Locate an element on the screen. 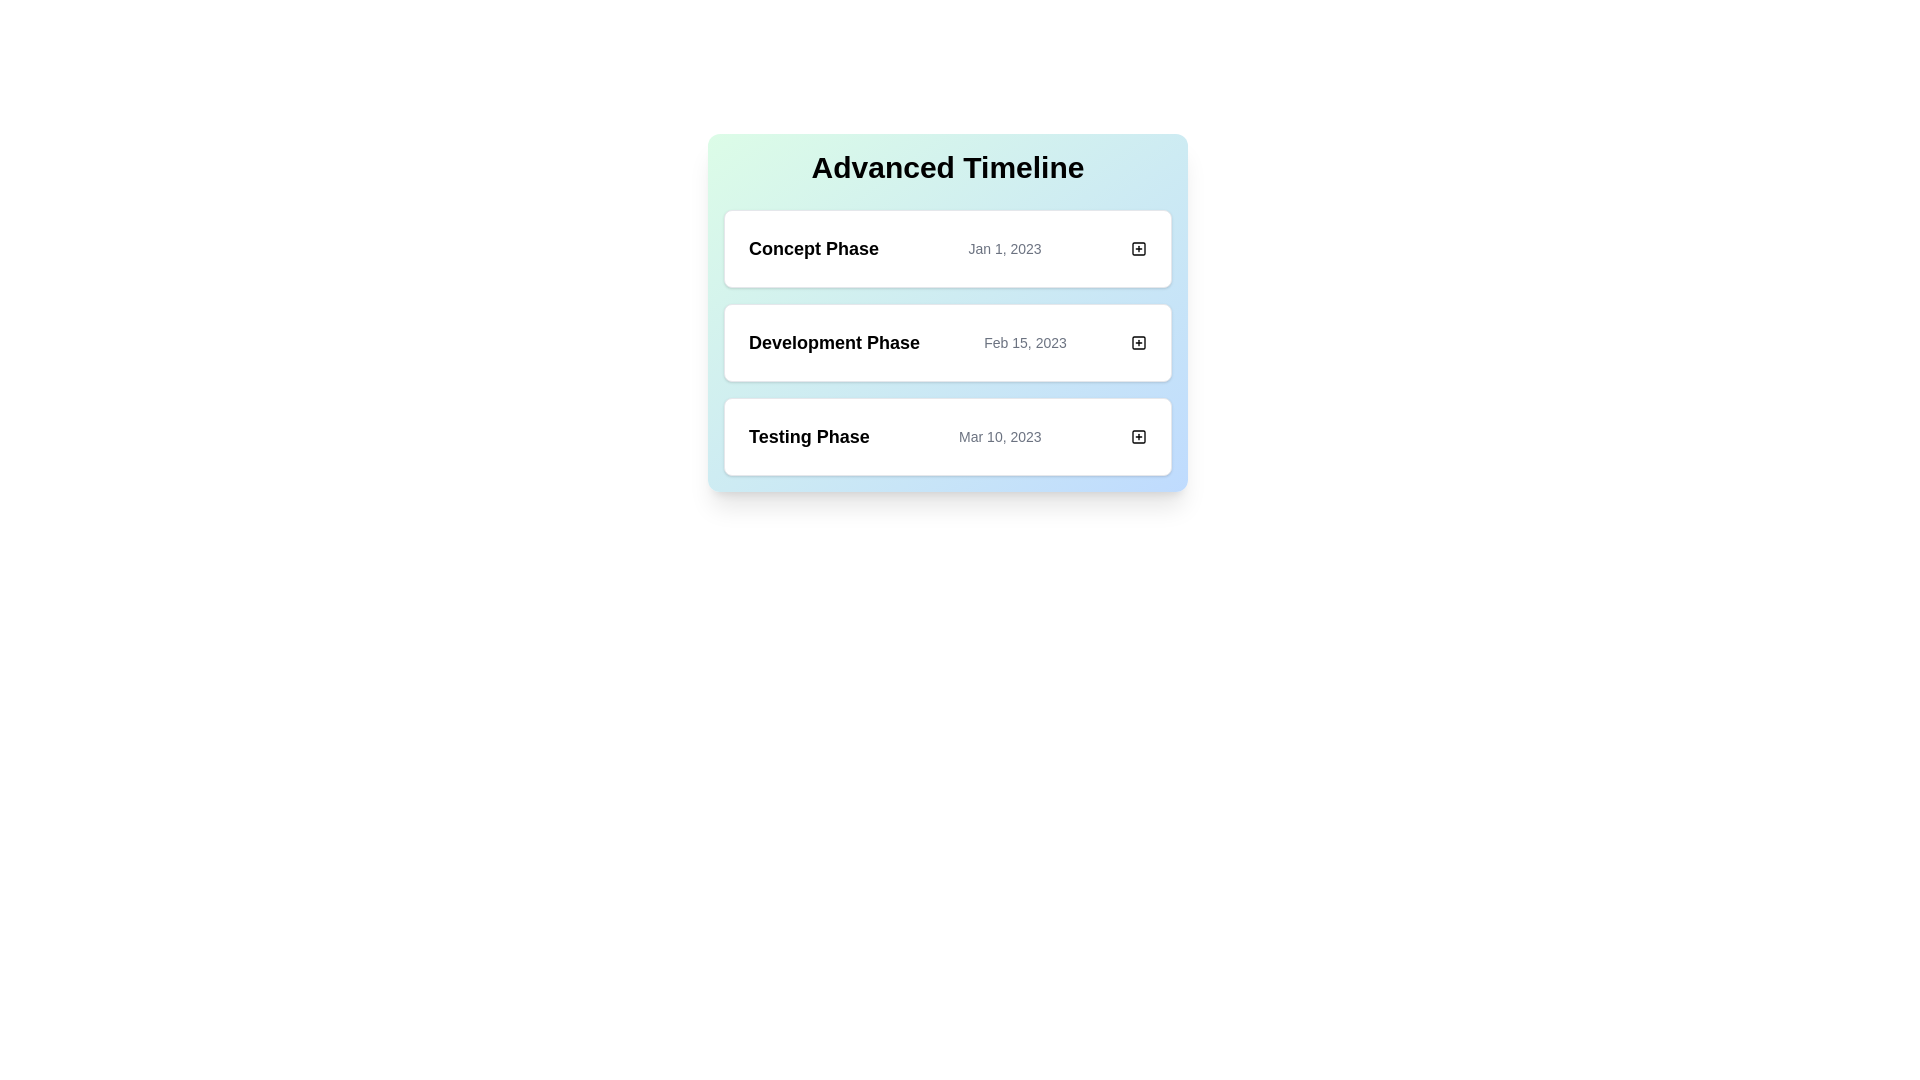  the static text displaying the date in the 'Testing Phase' row, located to the right of the 'Testing Phase' label and to the left of the additional actions icon is located at coordinates (1000, 435).